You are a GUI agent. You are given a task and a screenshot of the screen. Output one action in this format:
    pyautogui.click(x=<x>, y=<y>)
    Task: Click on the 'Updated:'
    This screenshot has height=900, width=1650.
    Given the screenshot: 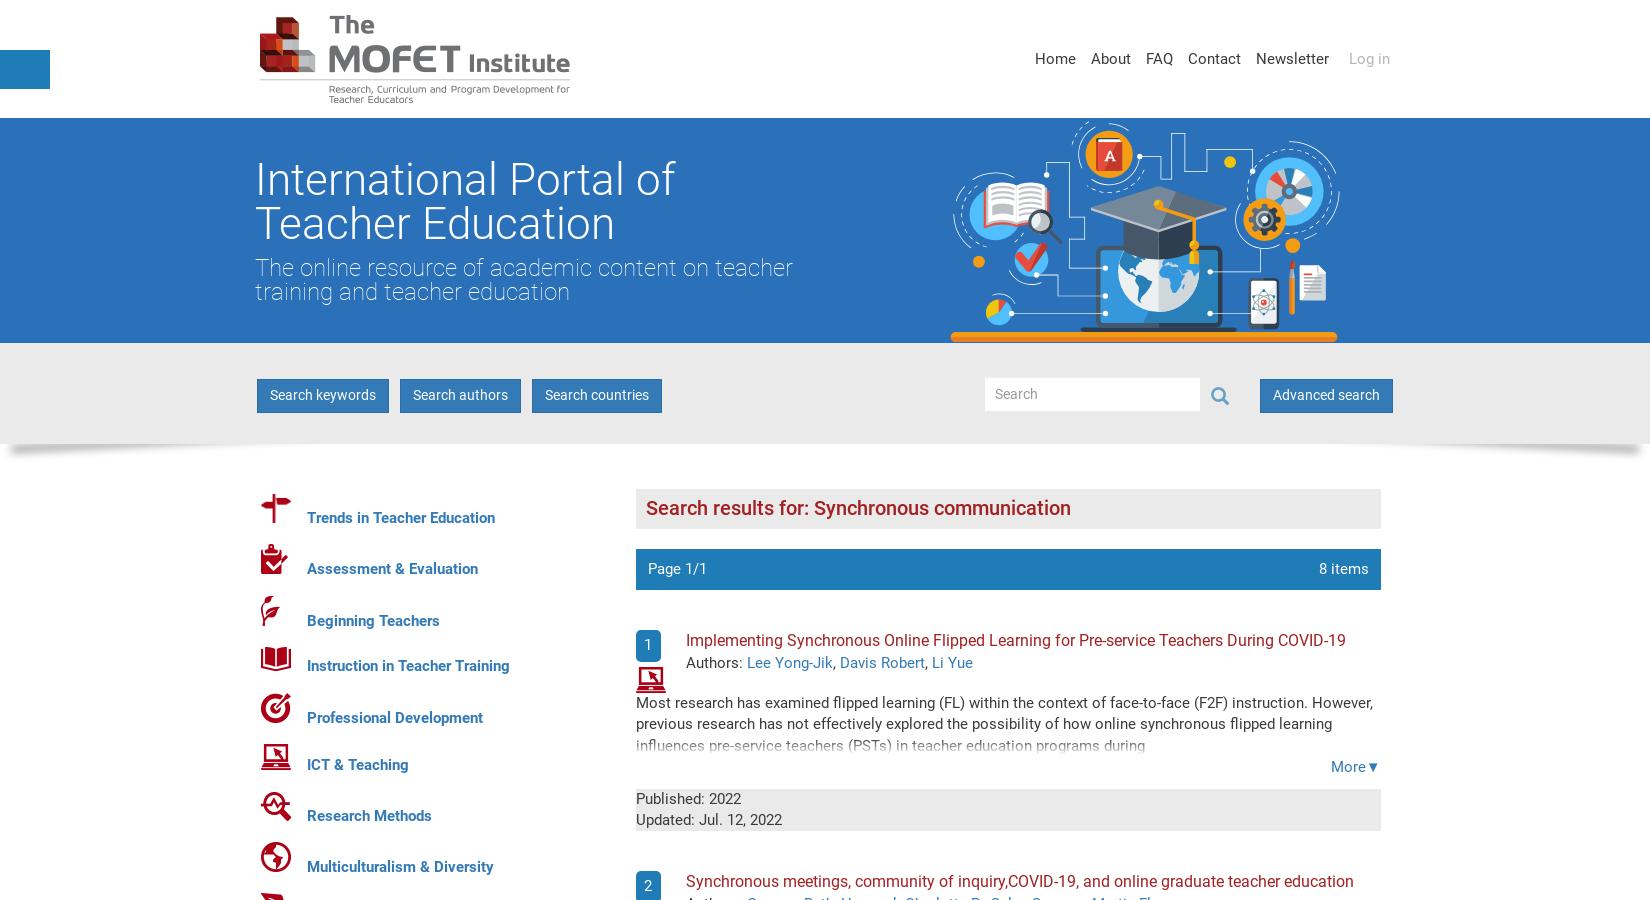 What is the action you would take?
    pyautogui.click(x=633, y=819)
    